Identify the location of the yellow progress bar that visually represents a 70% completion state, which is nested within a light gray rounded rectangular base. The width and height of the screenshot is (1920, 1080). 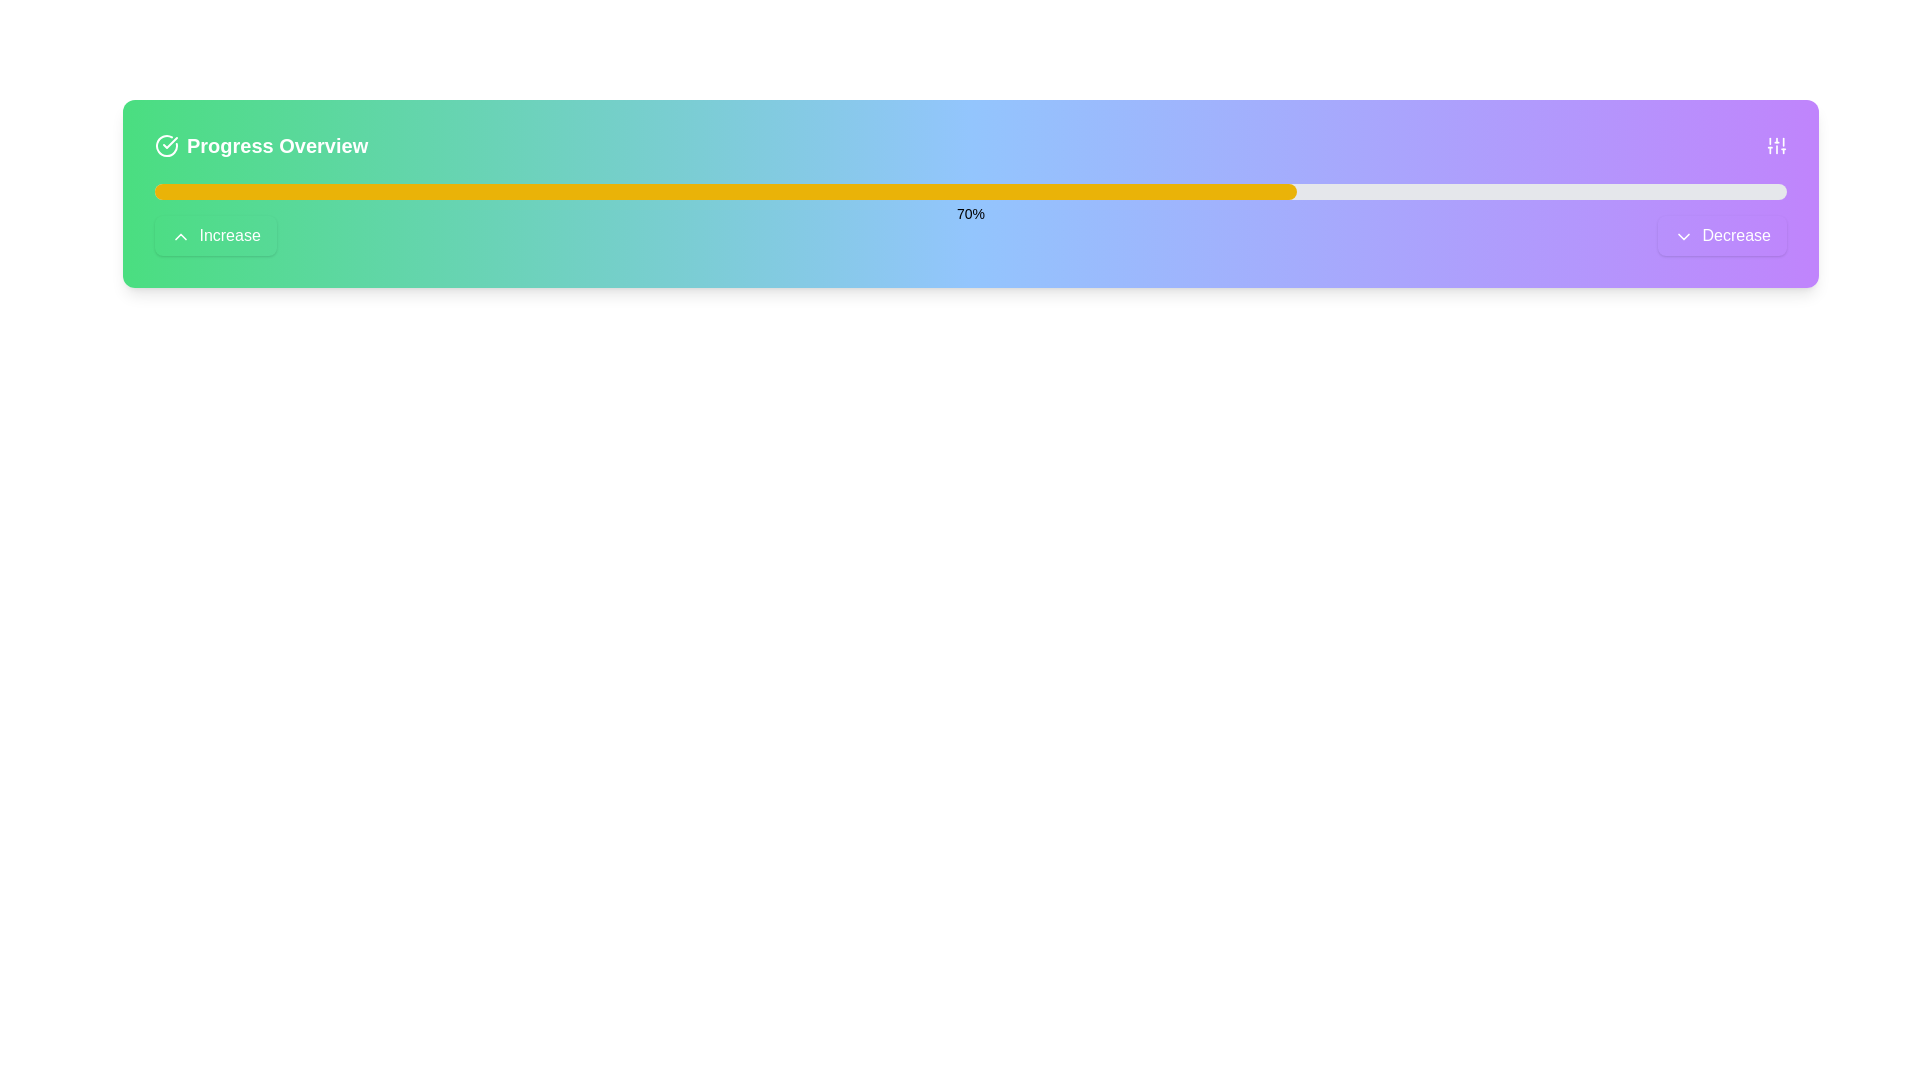
(725, 192).